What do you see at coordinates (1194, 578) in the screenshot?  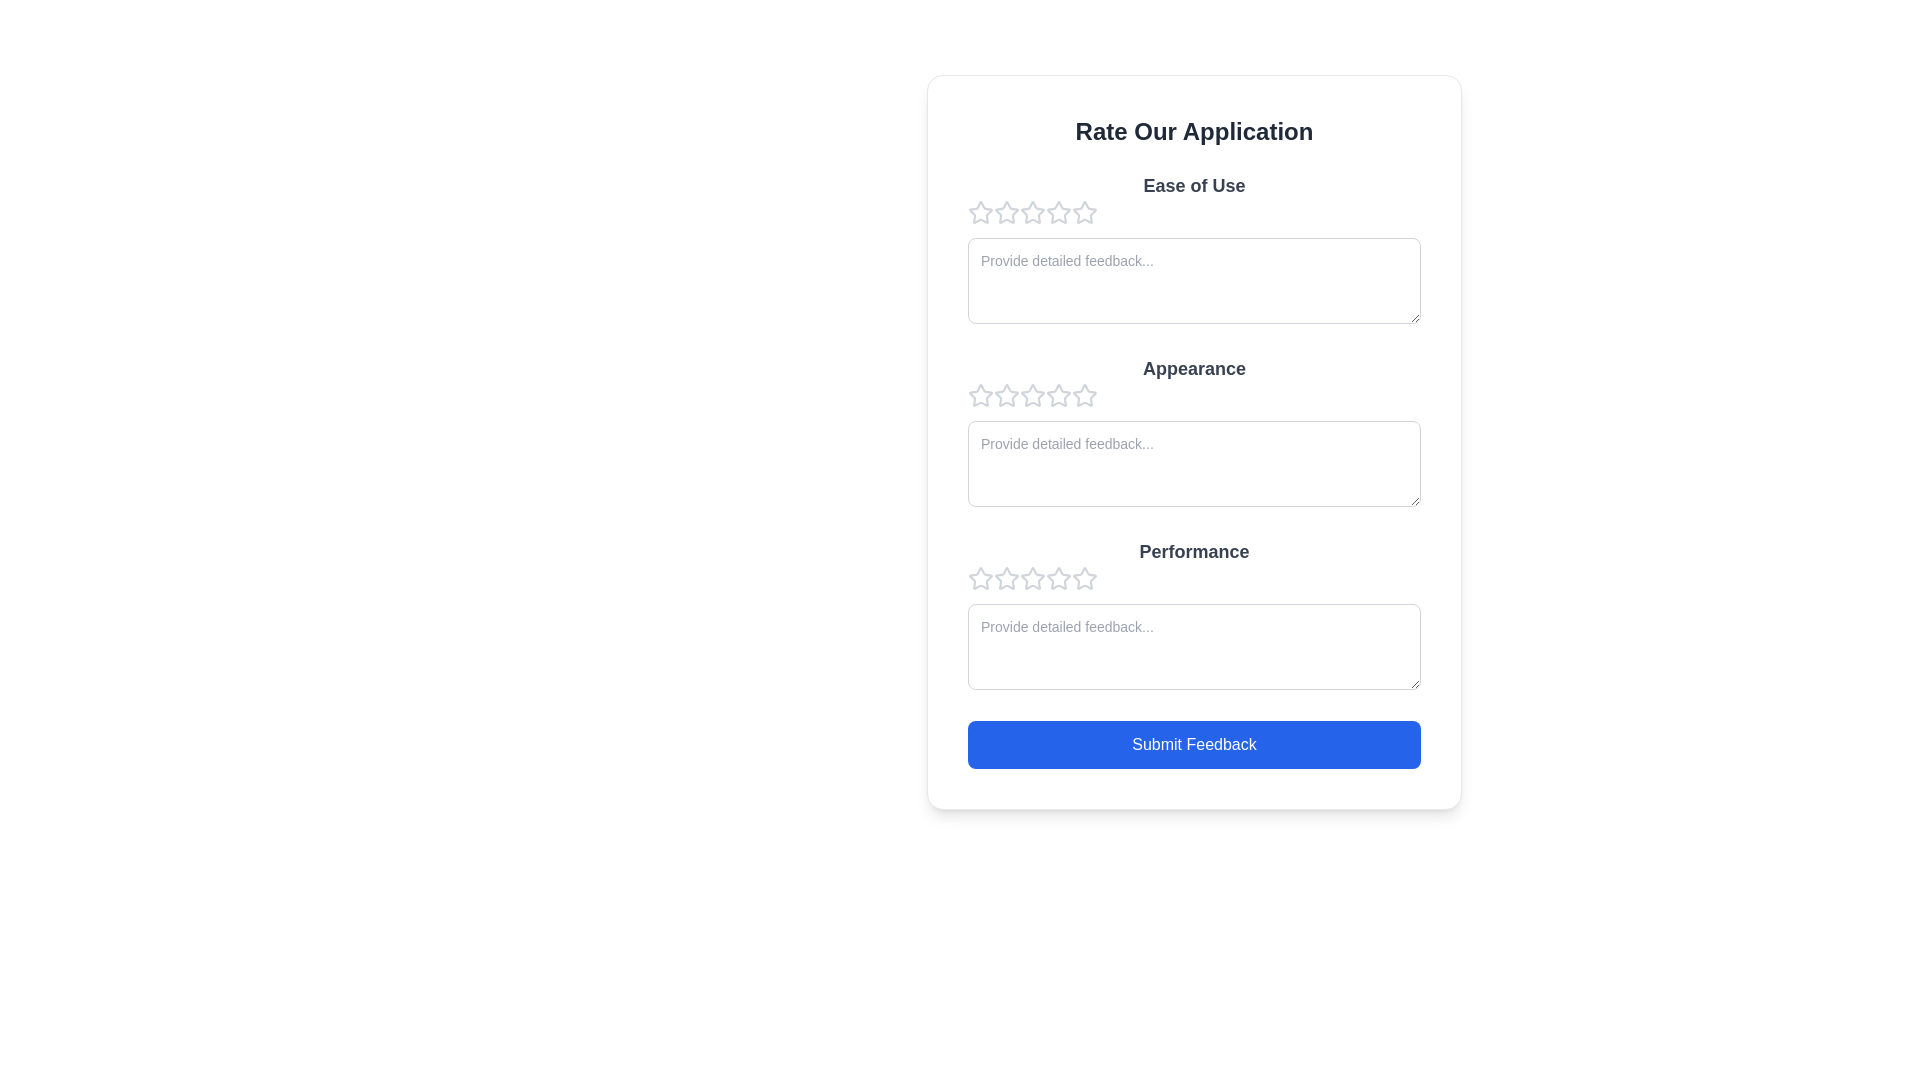 I see `the star icons in the Rating input group for 'Performance'` at bounding box center [1194, 578].